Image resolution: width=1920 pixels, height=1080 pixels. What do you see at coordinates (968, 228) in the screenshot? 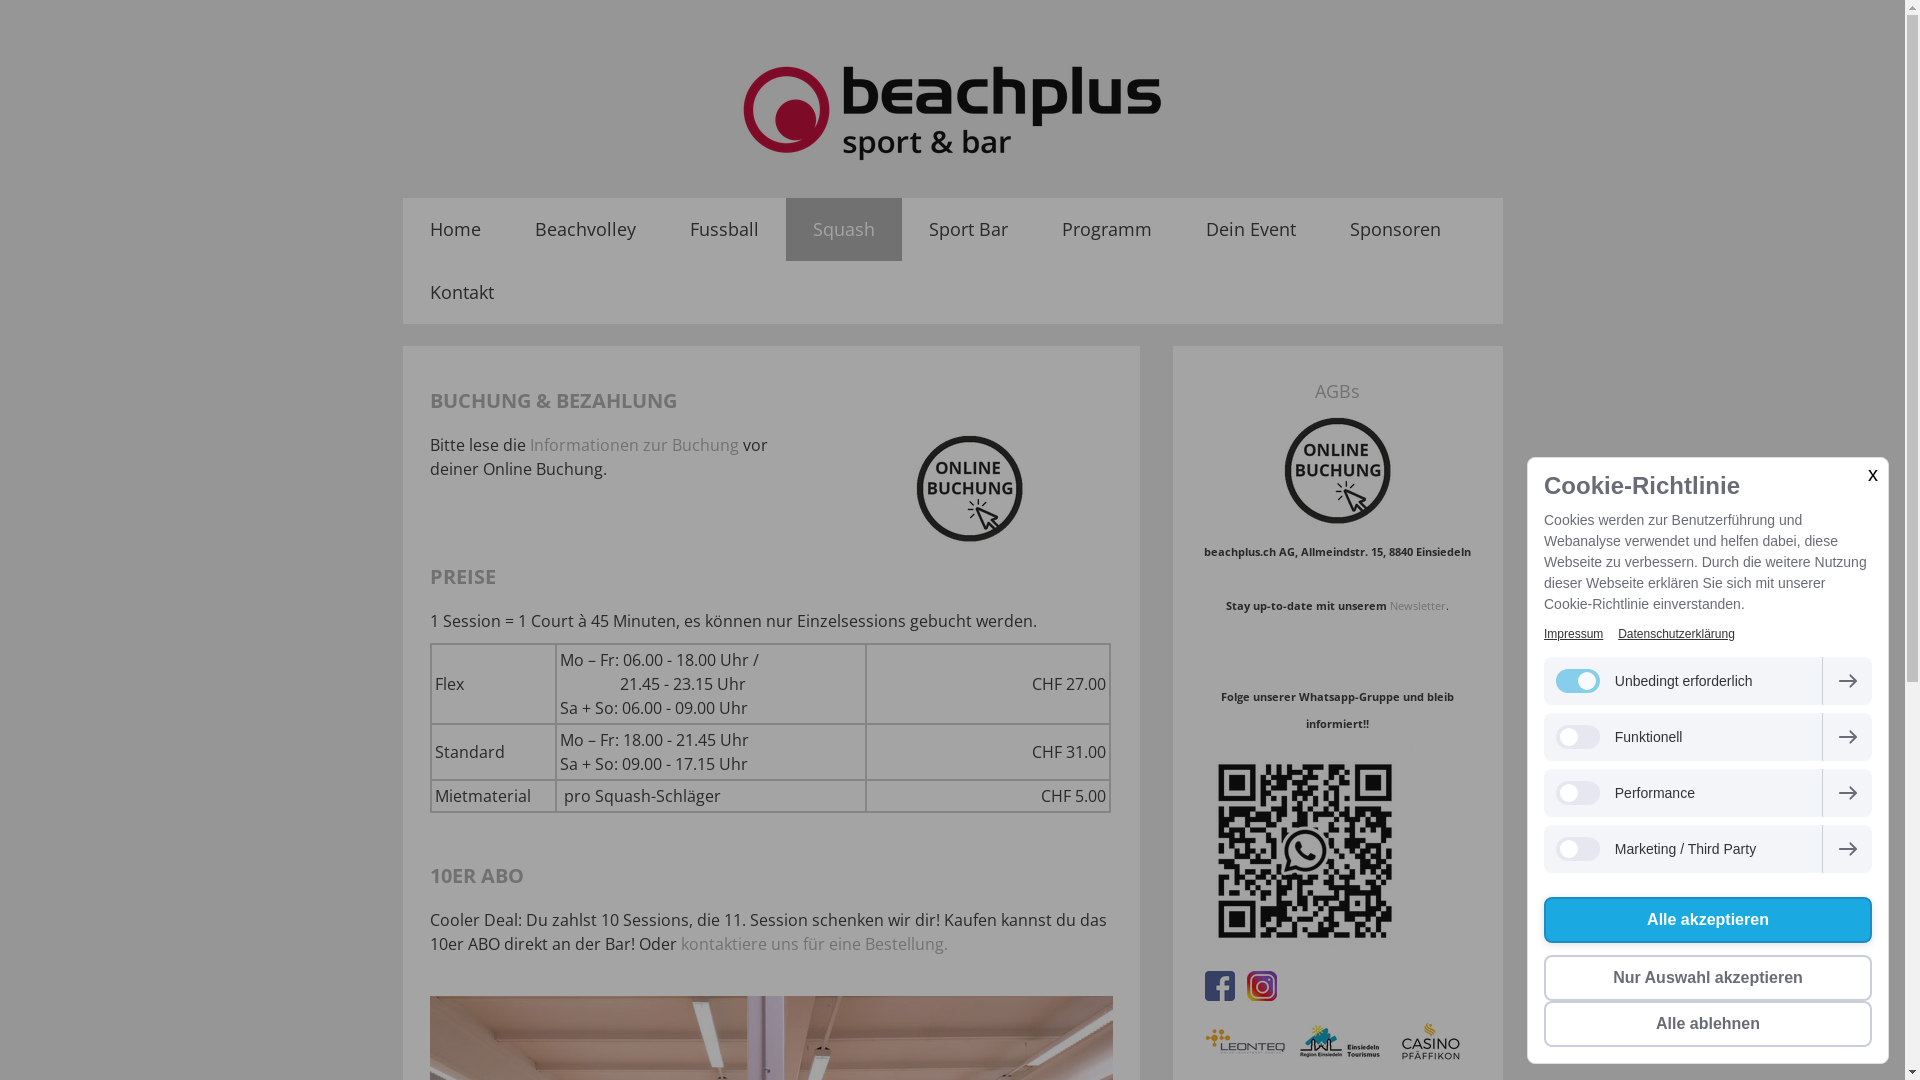
I see `'Sport Bar'` at bounding box center [968, 228].